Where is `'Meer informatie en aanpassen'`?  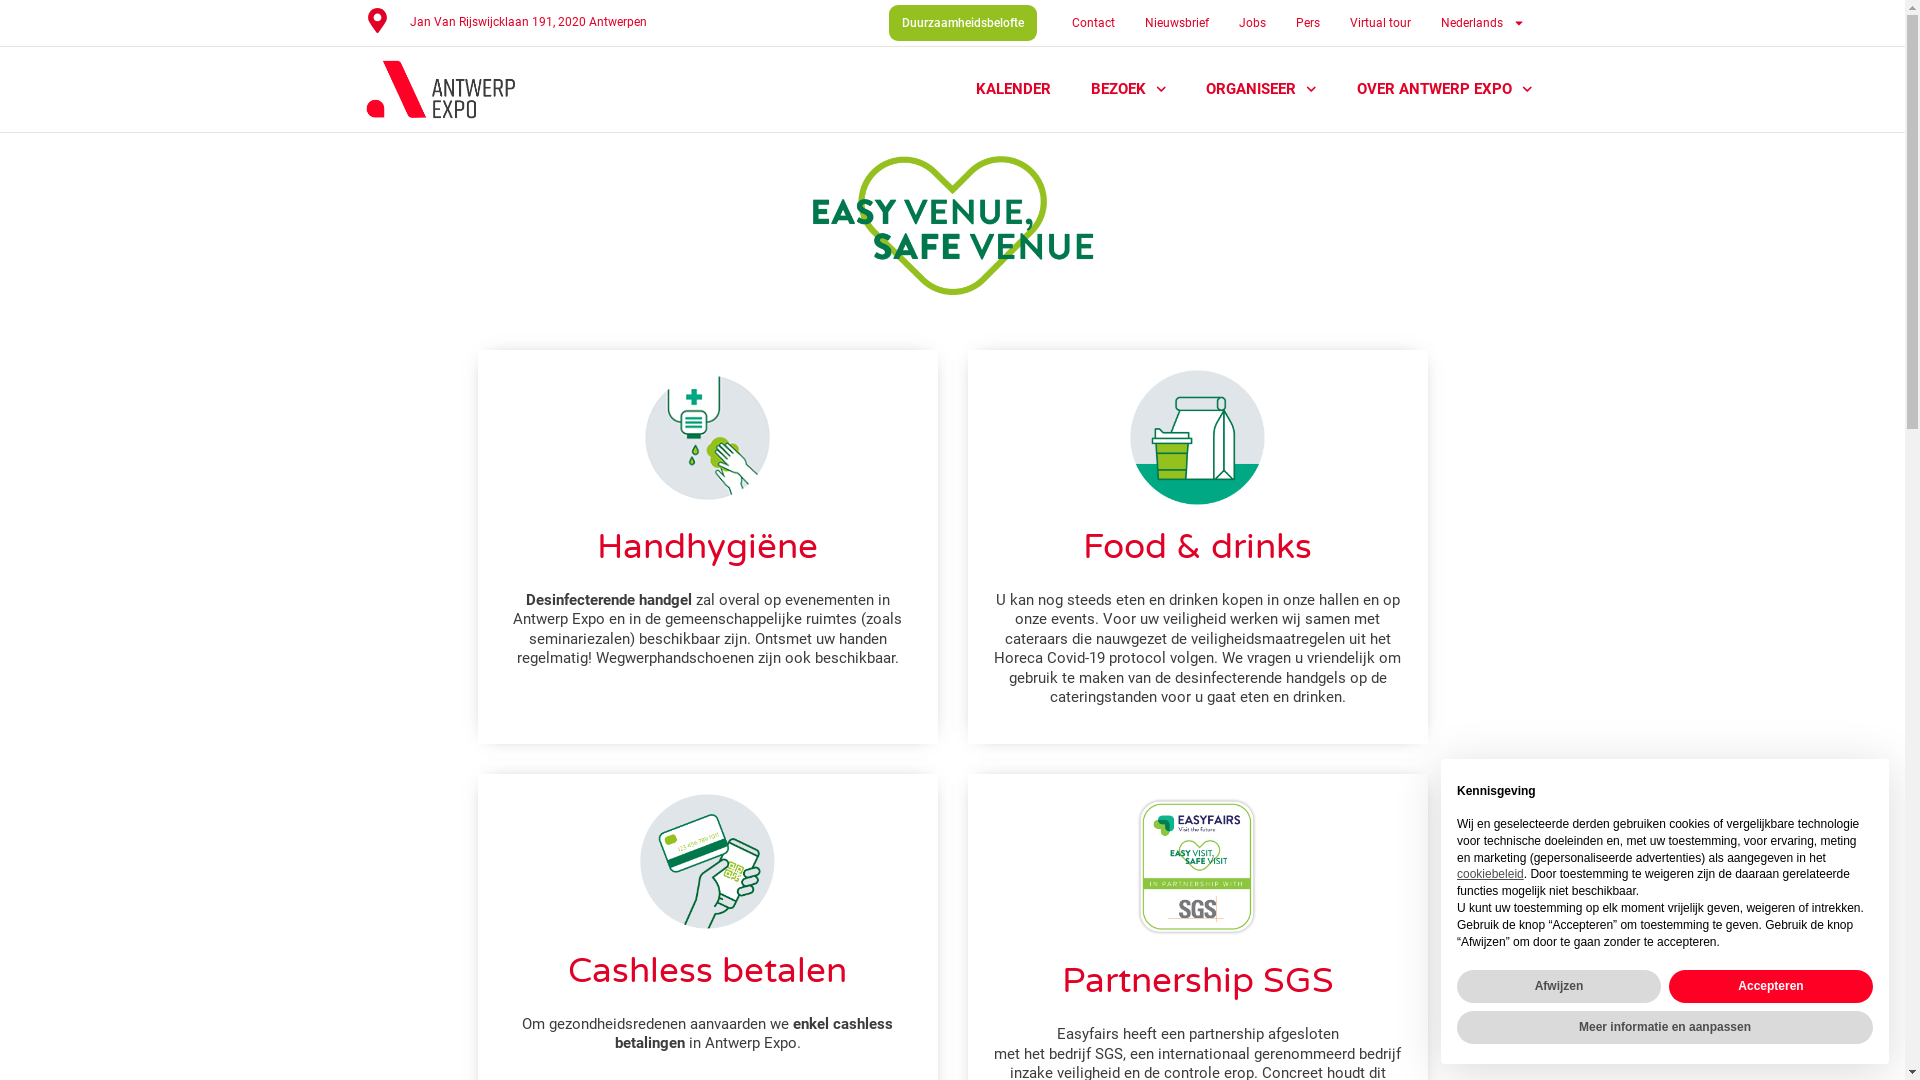 'Meer informatie en aanpassen' is located at coordinates (1665, 1027).